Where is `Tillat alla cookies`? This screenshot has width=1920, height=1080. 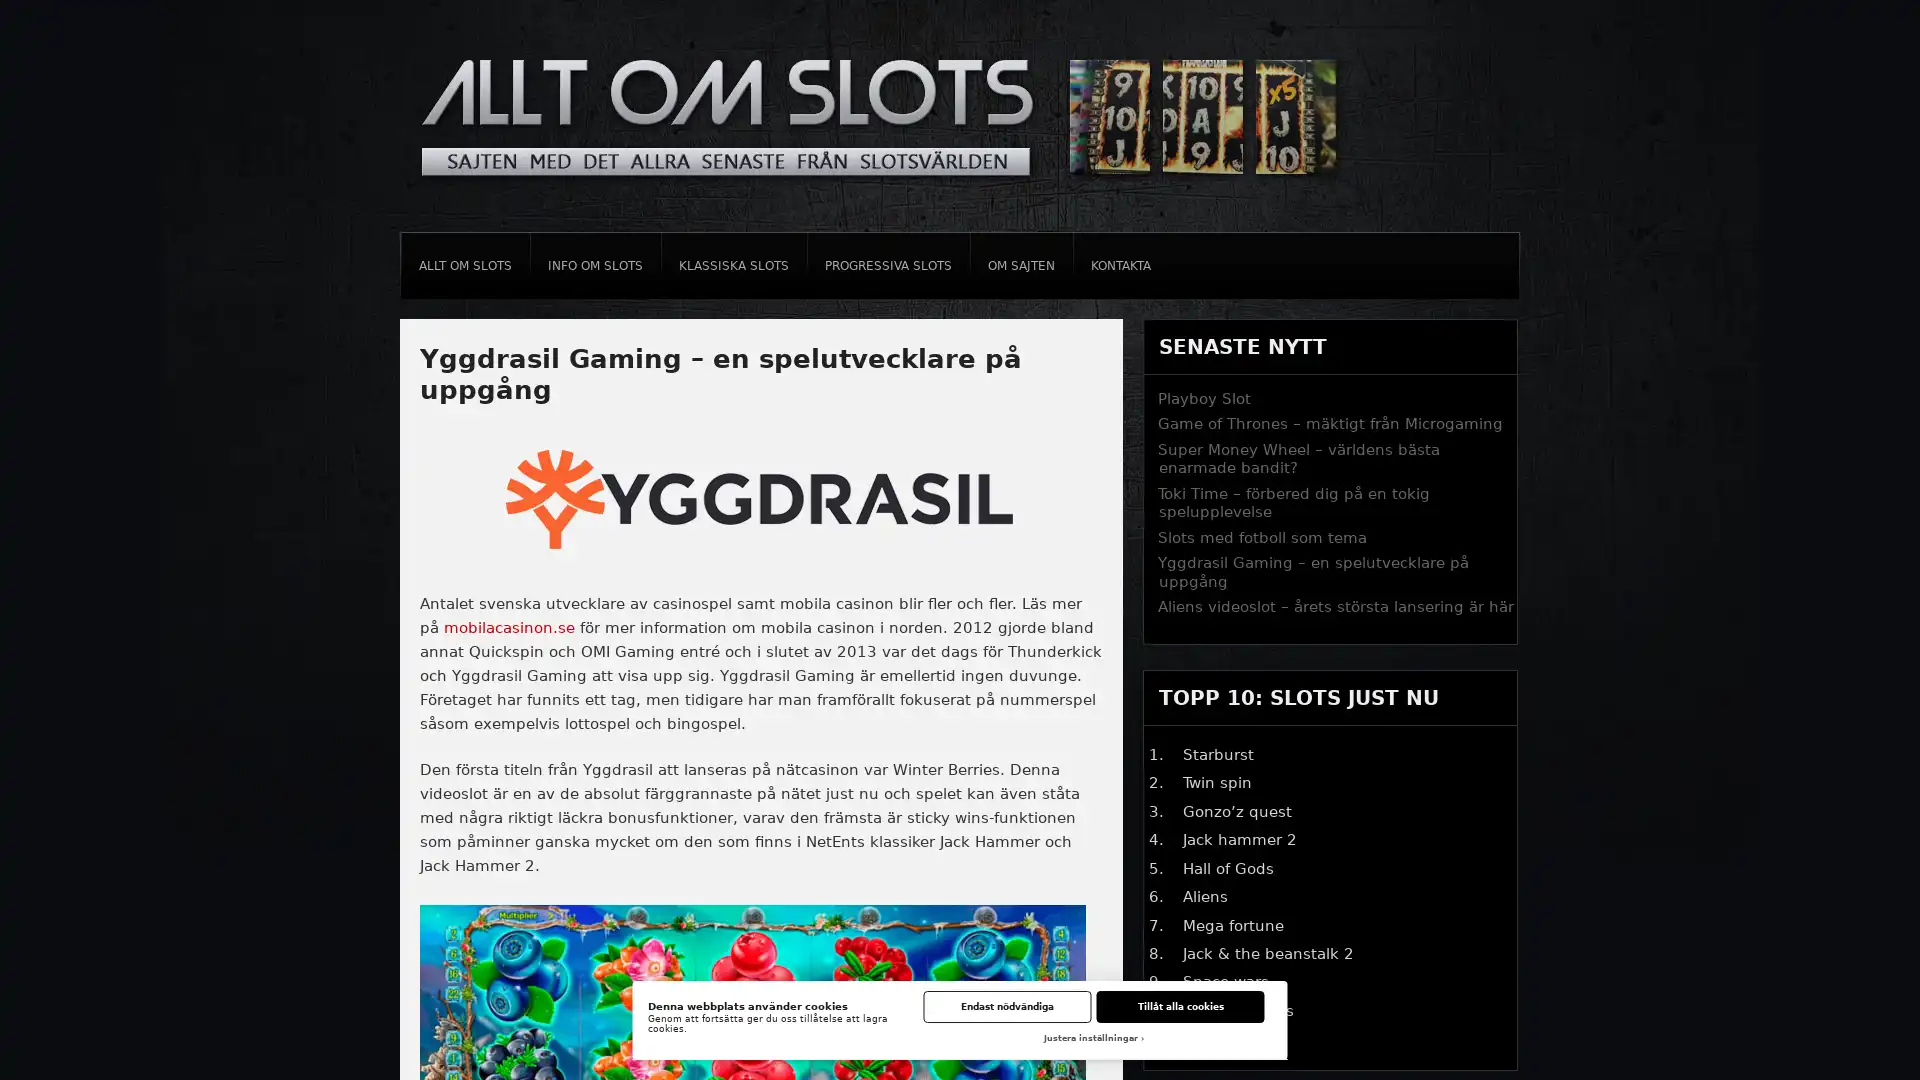 Tillat alla cookies is located at coordinates (1180, 1006).